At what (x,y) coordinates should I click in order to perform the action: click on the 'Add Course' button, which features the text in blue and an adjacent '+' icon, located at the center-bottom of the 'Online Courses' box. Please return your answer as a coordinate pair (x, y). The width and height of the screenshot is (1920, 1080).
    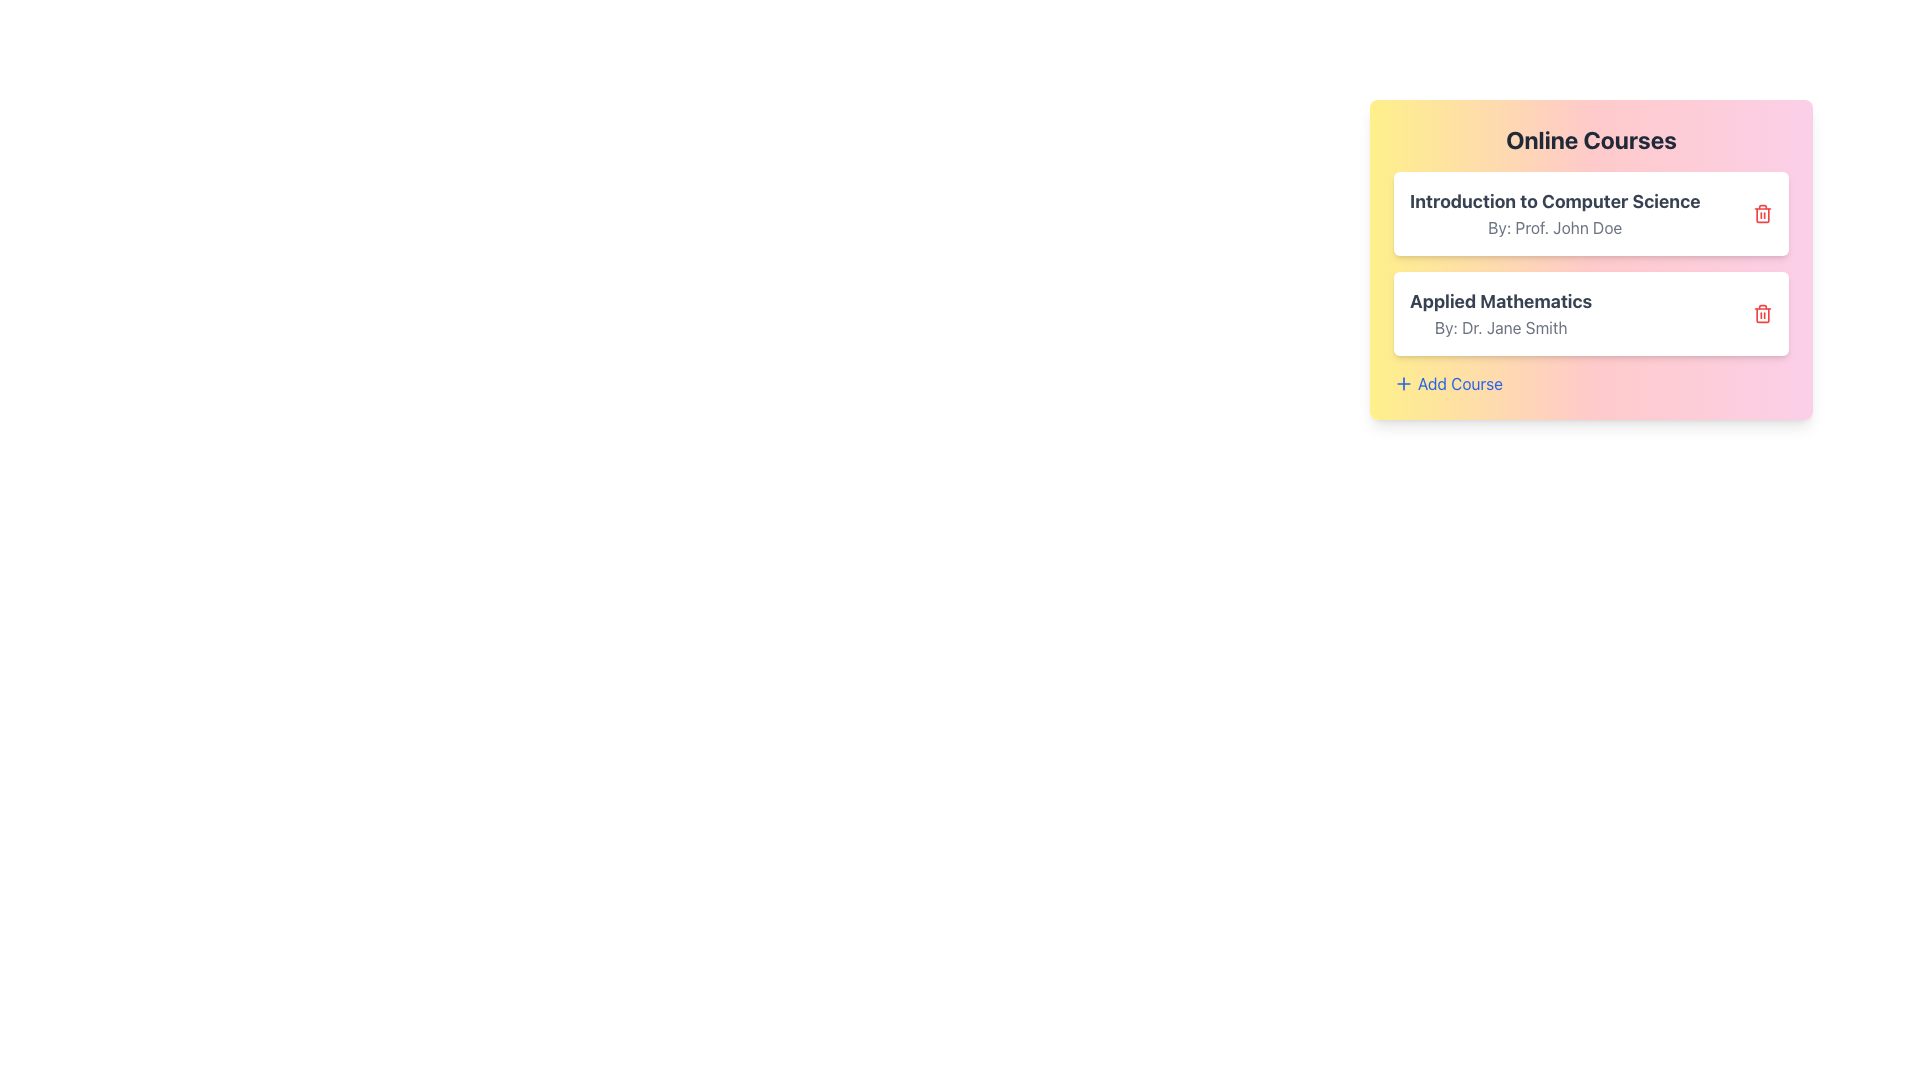
    Looking at the image, I should click on (1448, 384).